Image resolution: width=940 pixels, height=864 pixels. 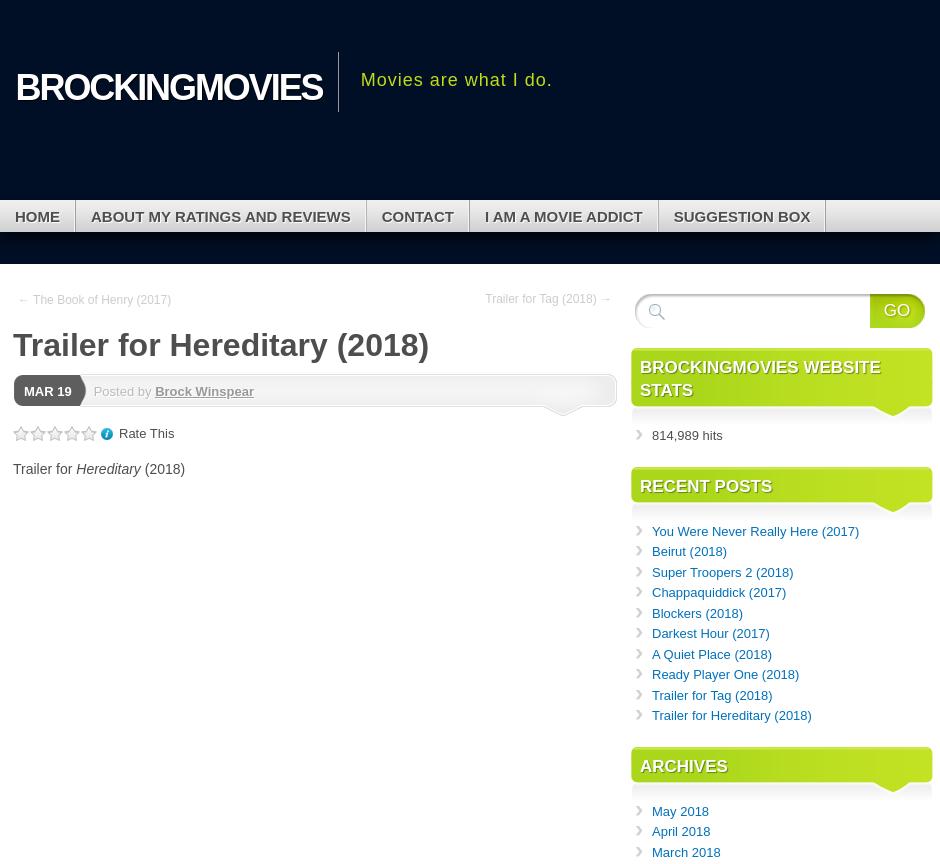 What do you see at coordinates (758, 378) in the screenshot?
I see `'brockingmovies Website Stats'` at bounding box center [758, 378].